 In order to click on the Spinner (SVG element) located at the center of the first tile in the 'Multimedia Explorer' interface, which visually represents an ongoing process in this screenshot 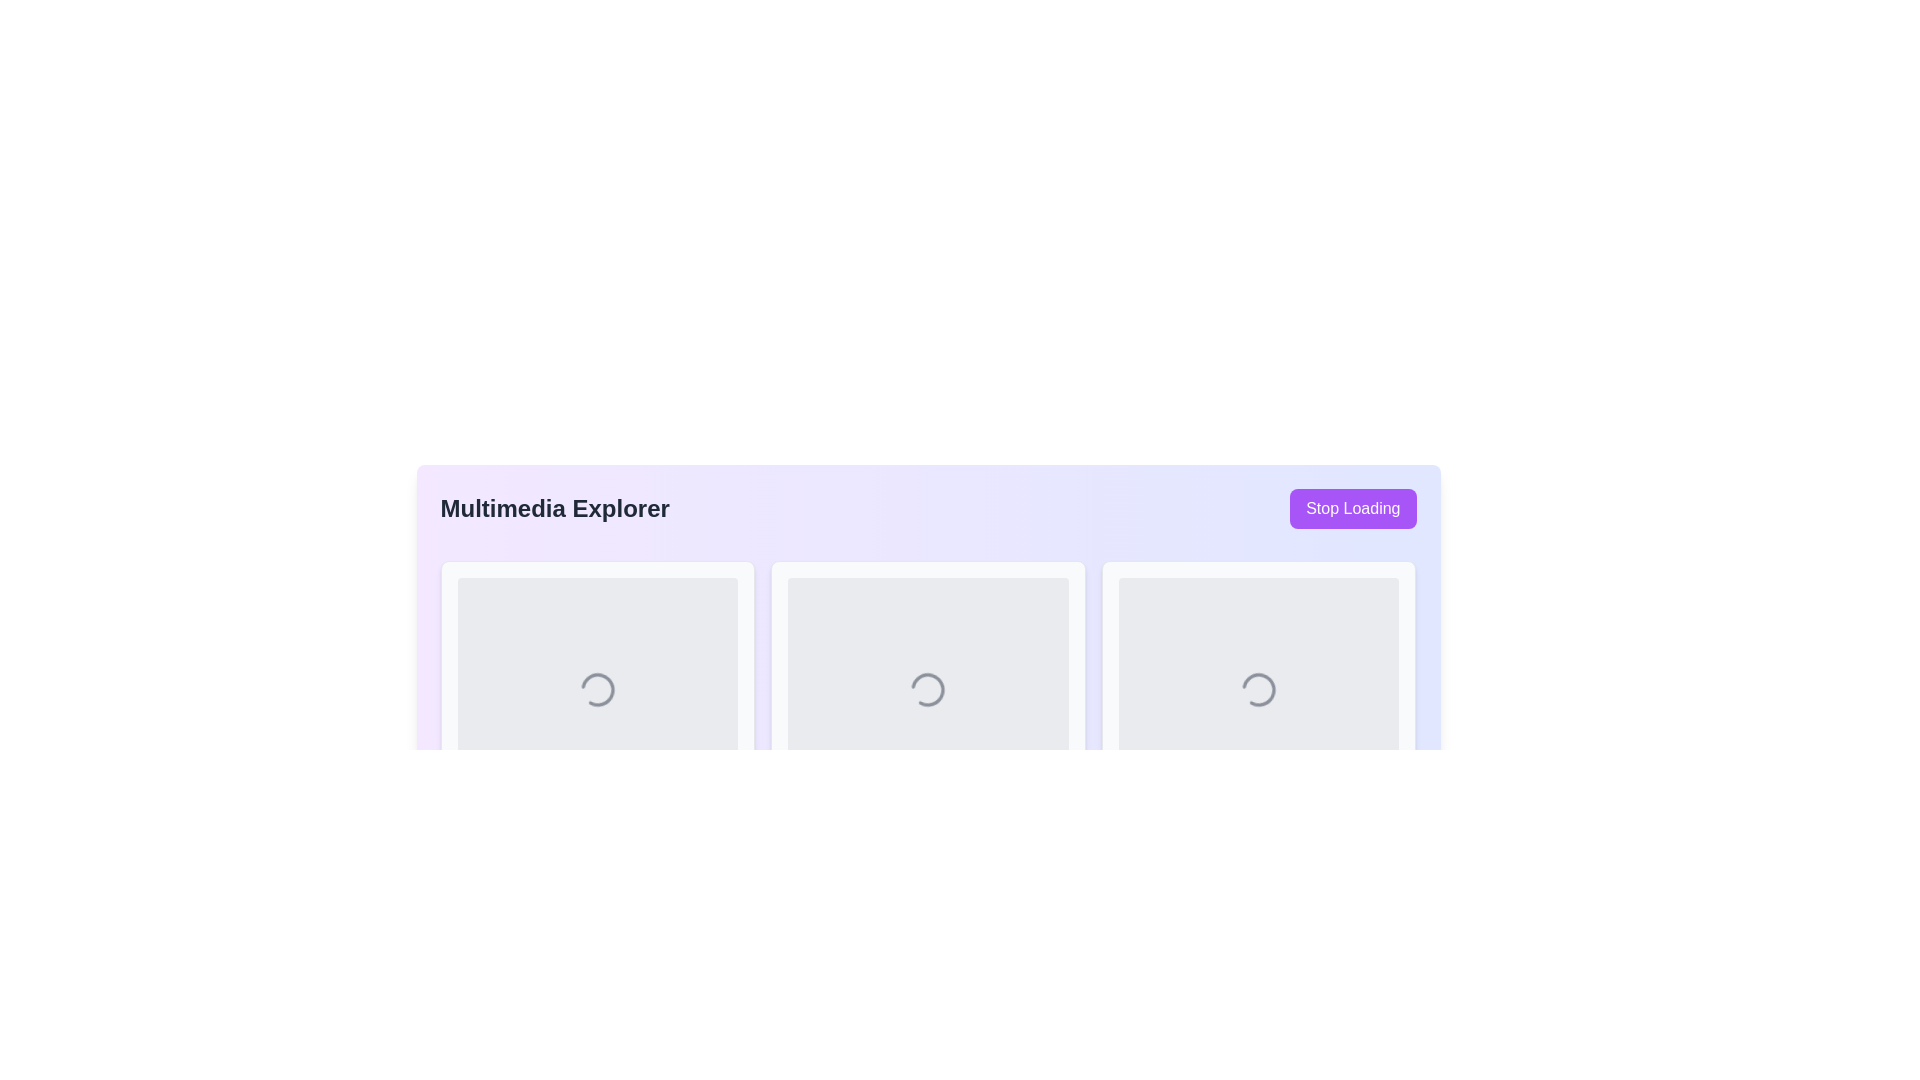, I will do `click(596, 689)`.